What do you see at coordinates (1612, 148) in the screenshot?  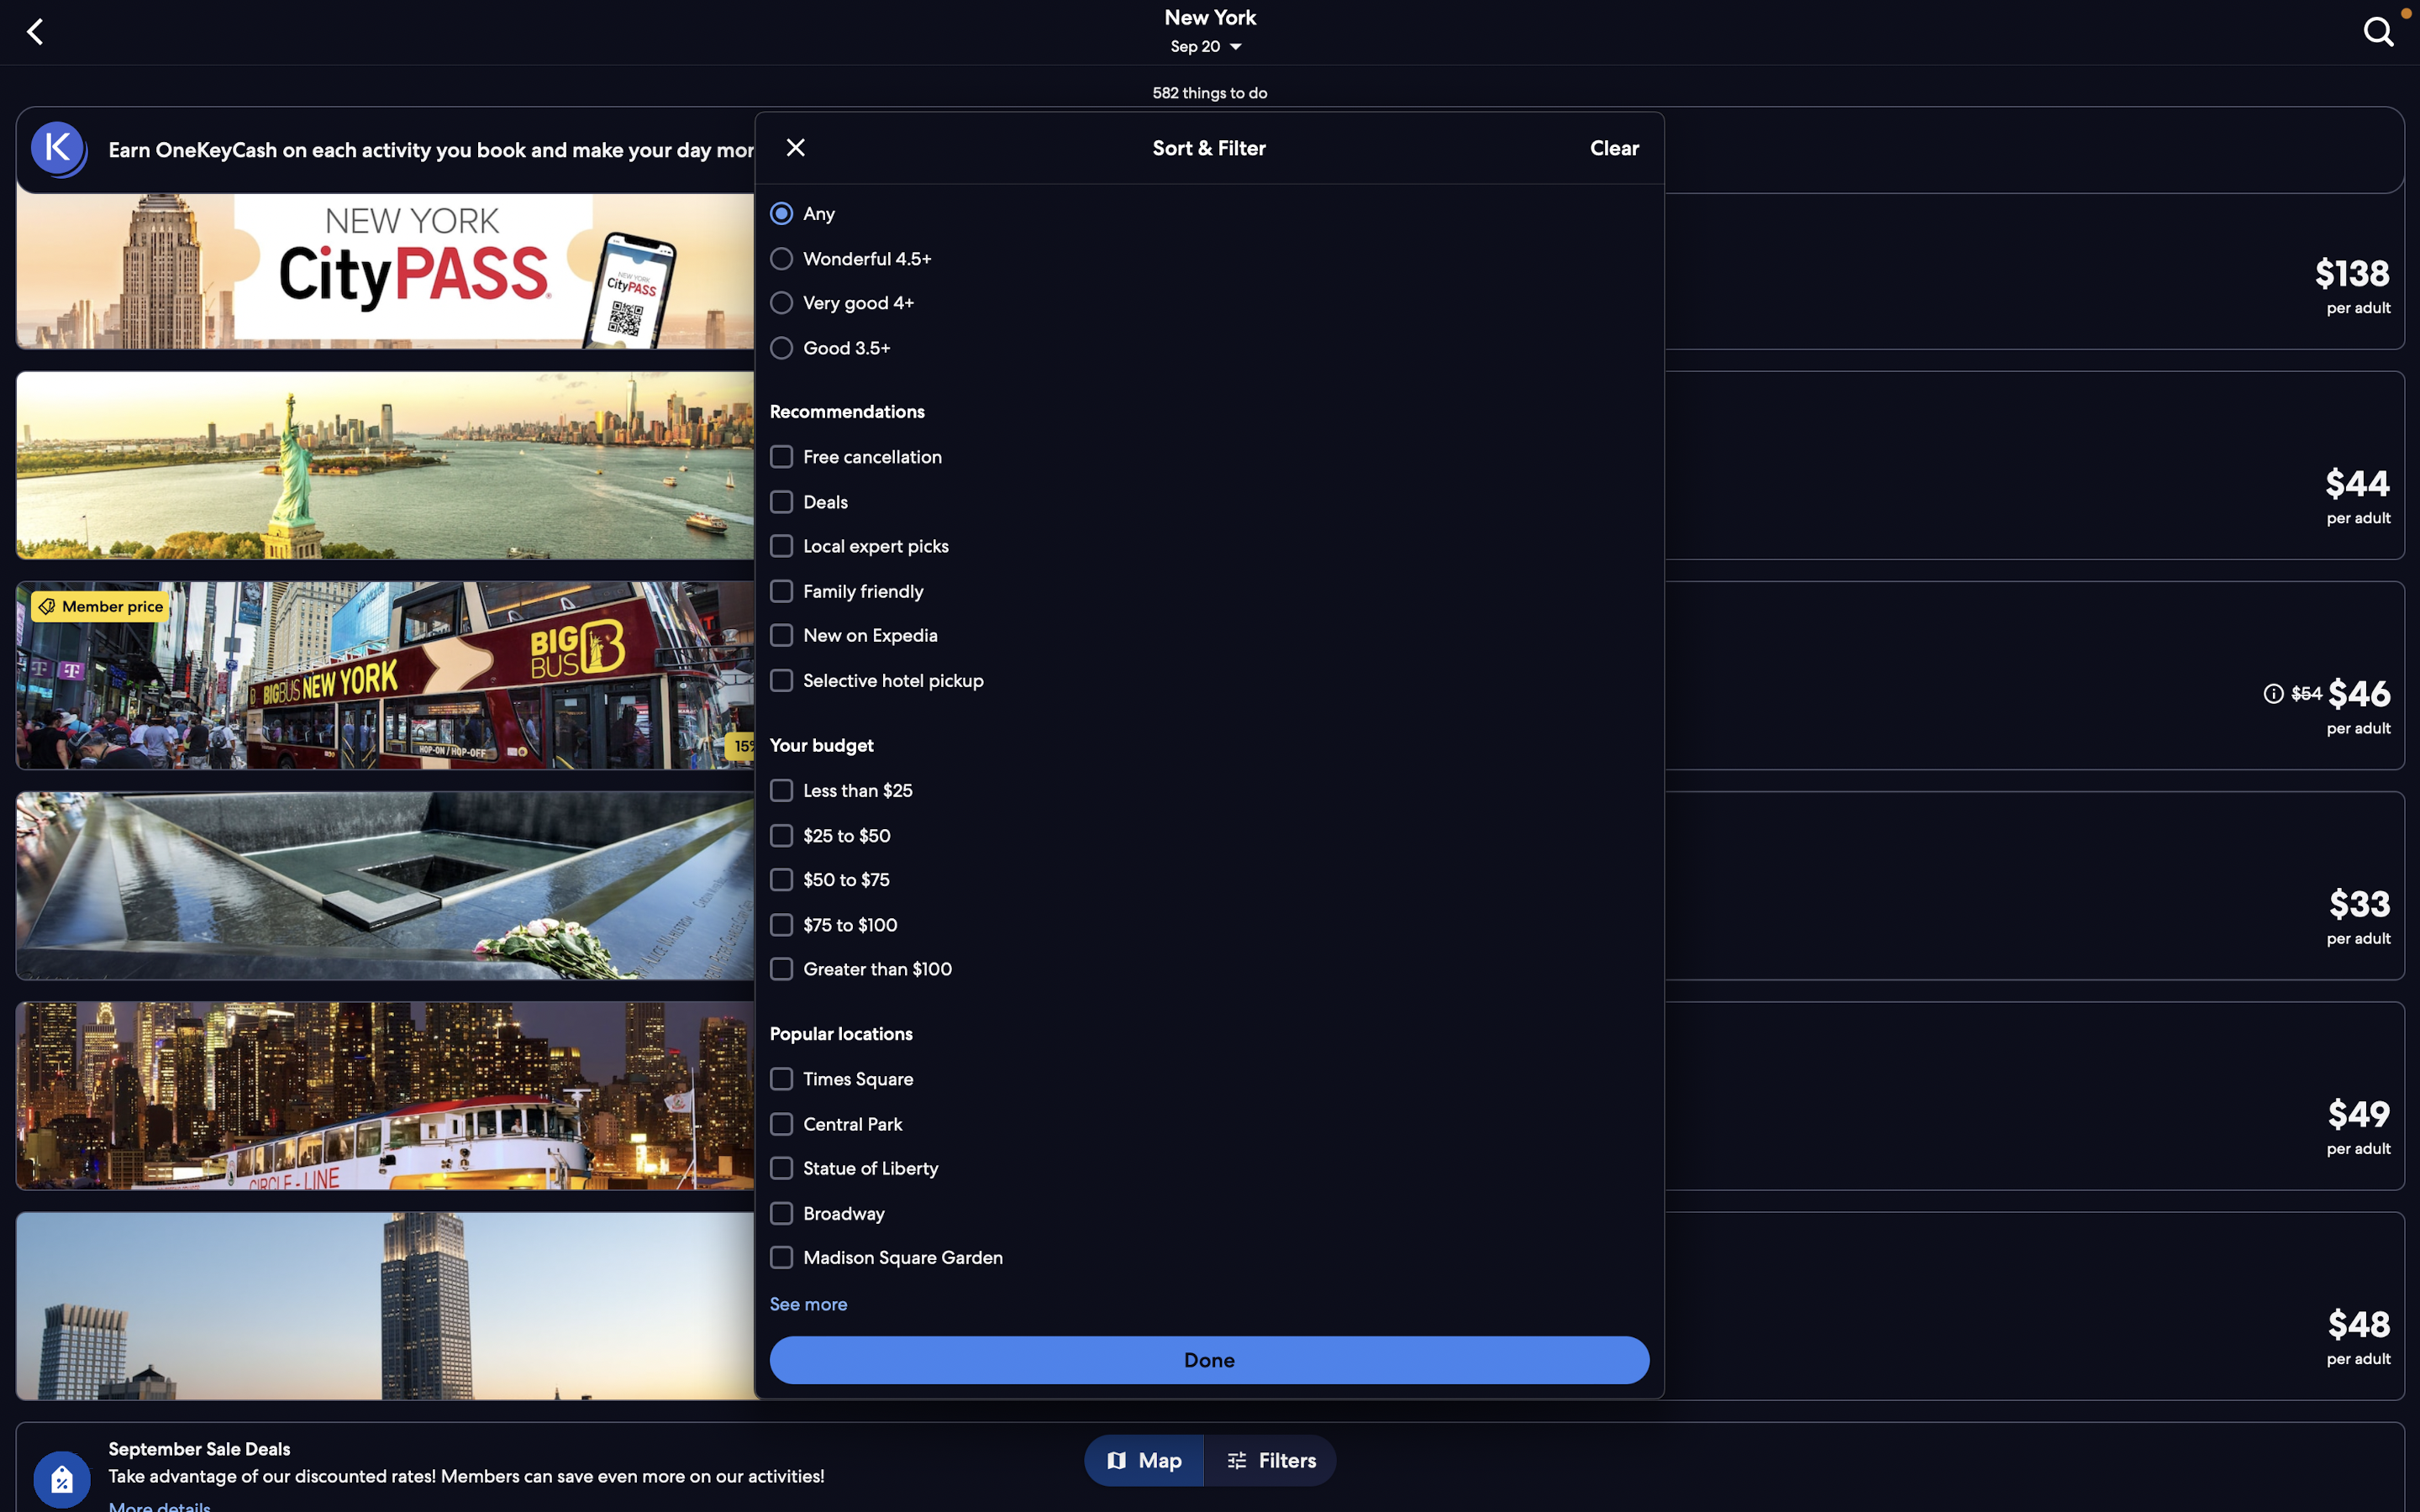 I see `Clear the selections` at bounding box center [1612, 148].